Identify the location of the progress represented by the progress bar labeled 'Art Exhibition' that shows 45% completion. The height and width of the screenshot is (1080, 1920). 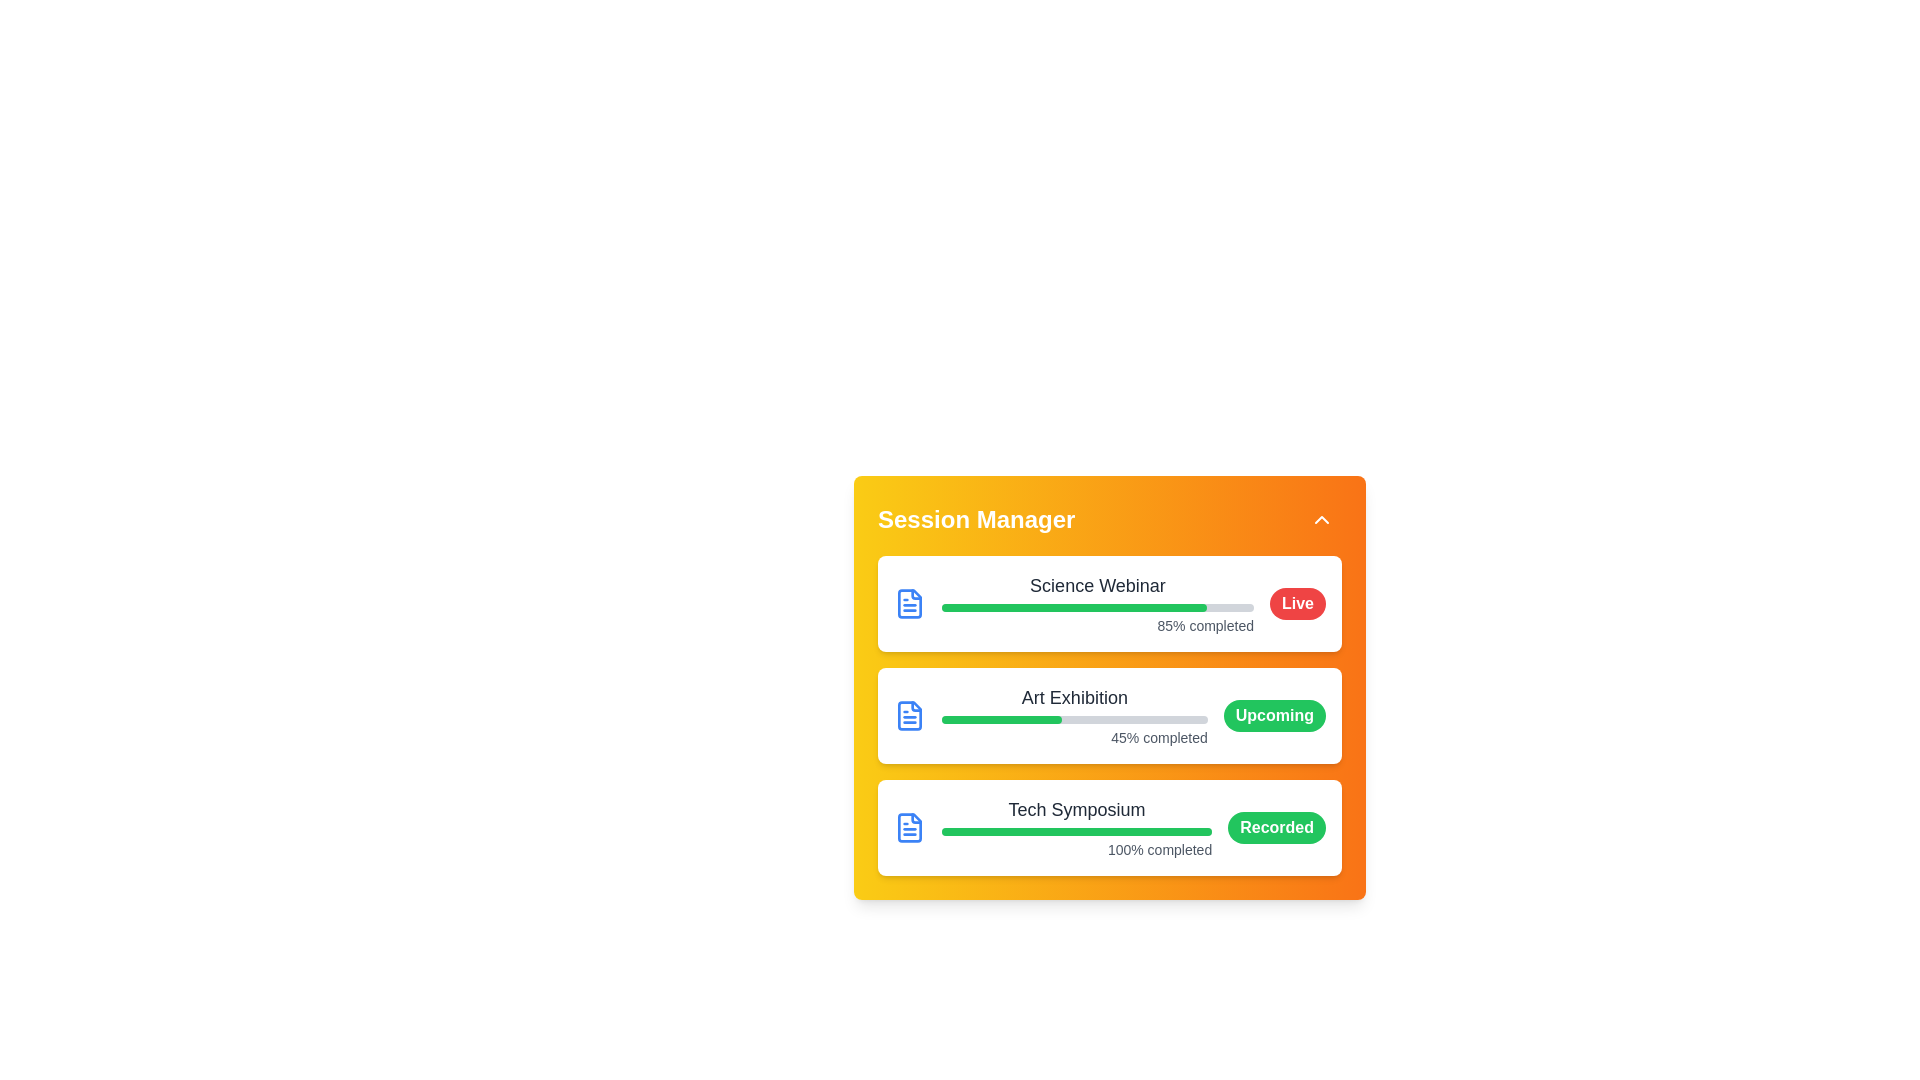
(1073, 715).